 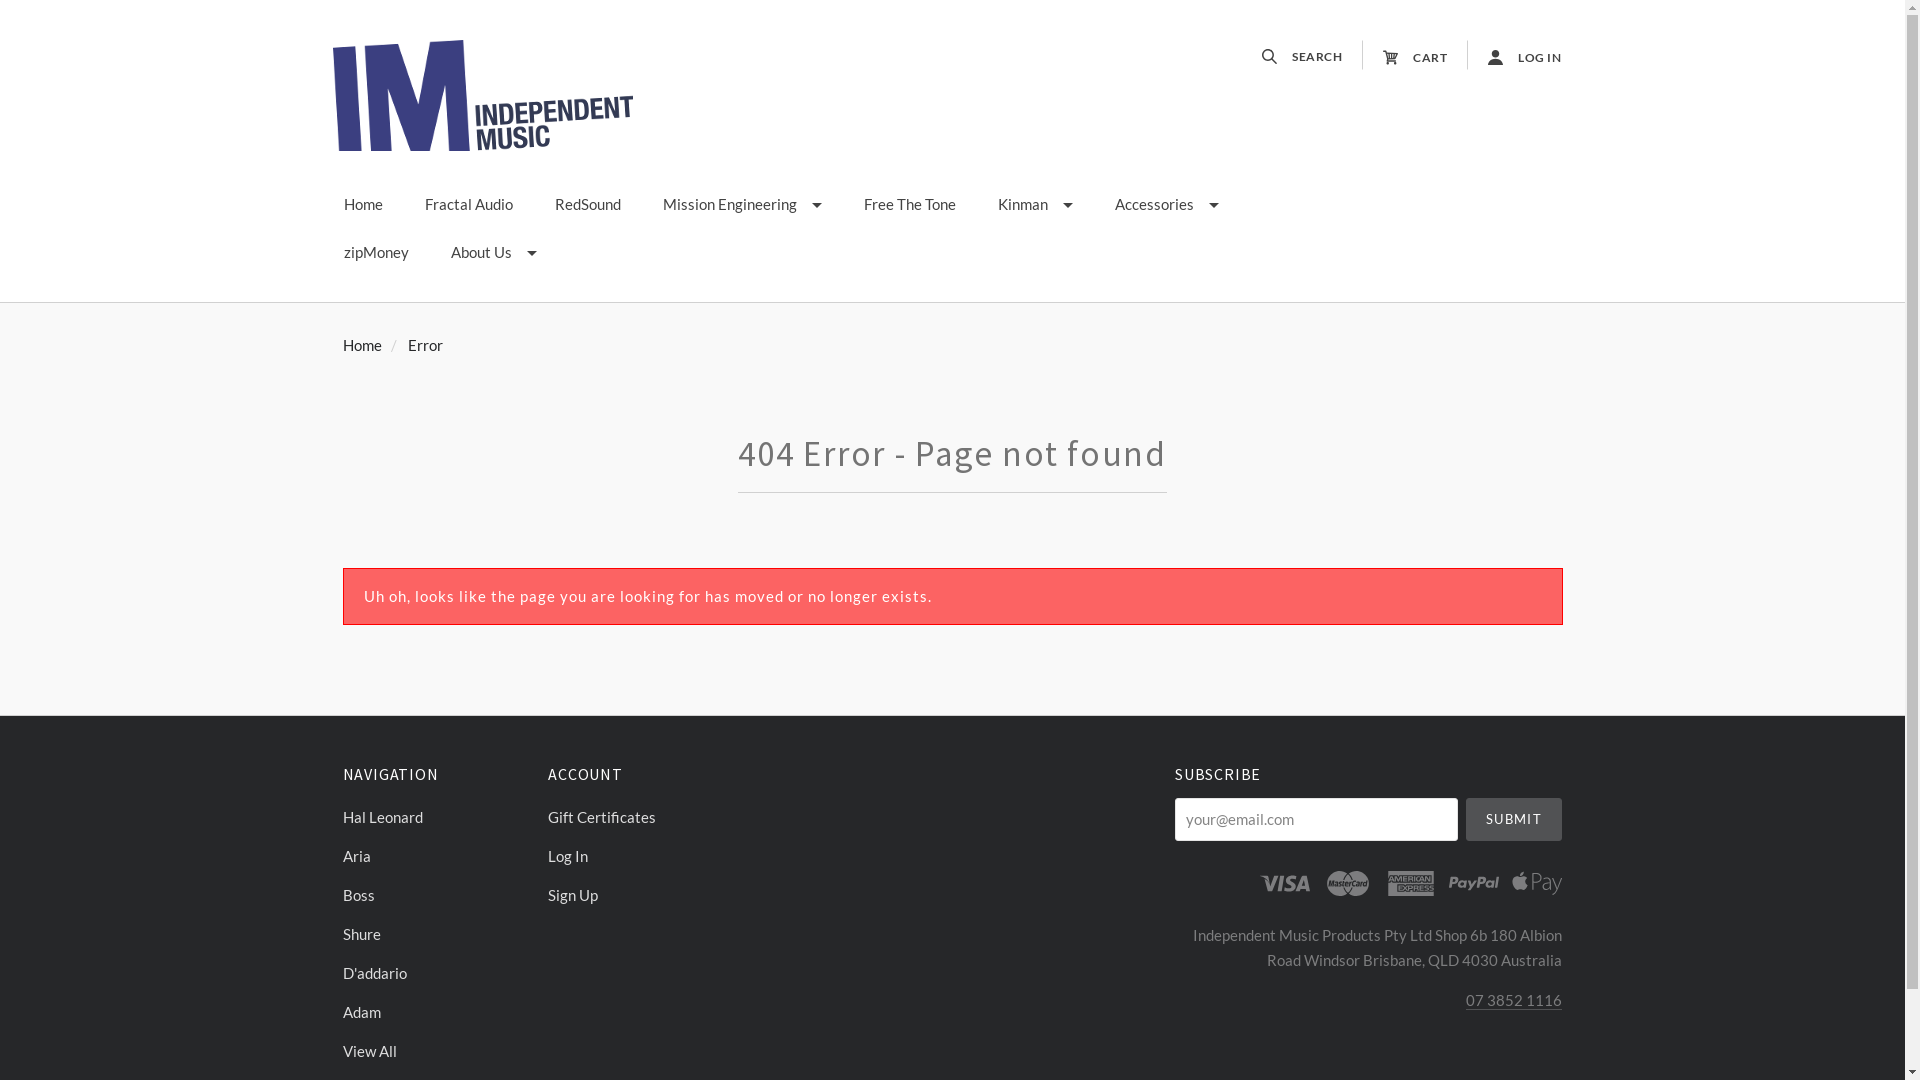 What do you see at coordinates (434, 934) in the screenshot?
I see `'Shure'` at bounding box center [434, 934].